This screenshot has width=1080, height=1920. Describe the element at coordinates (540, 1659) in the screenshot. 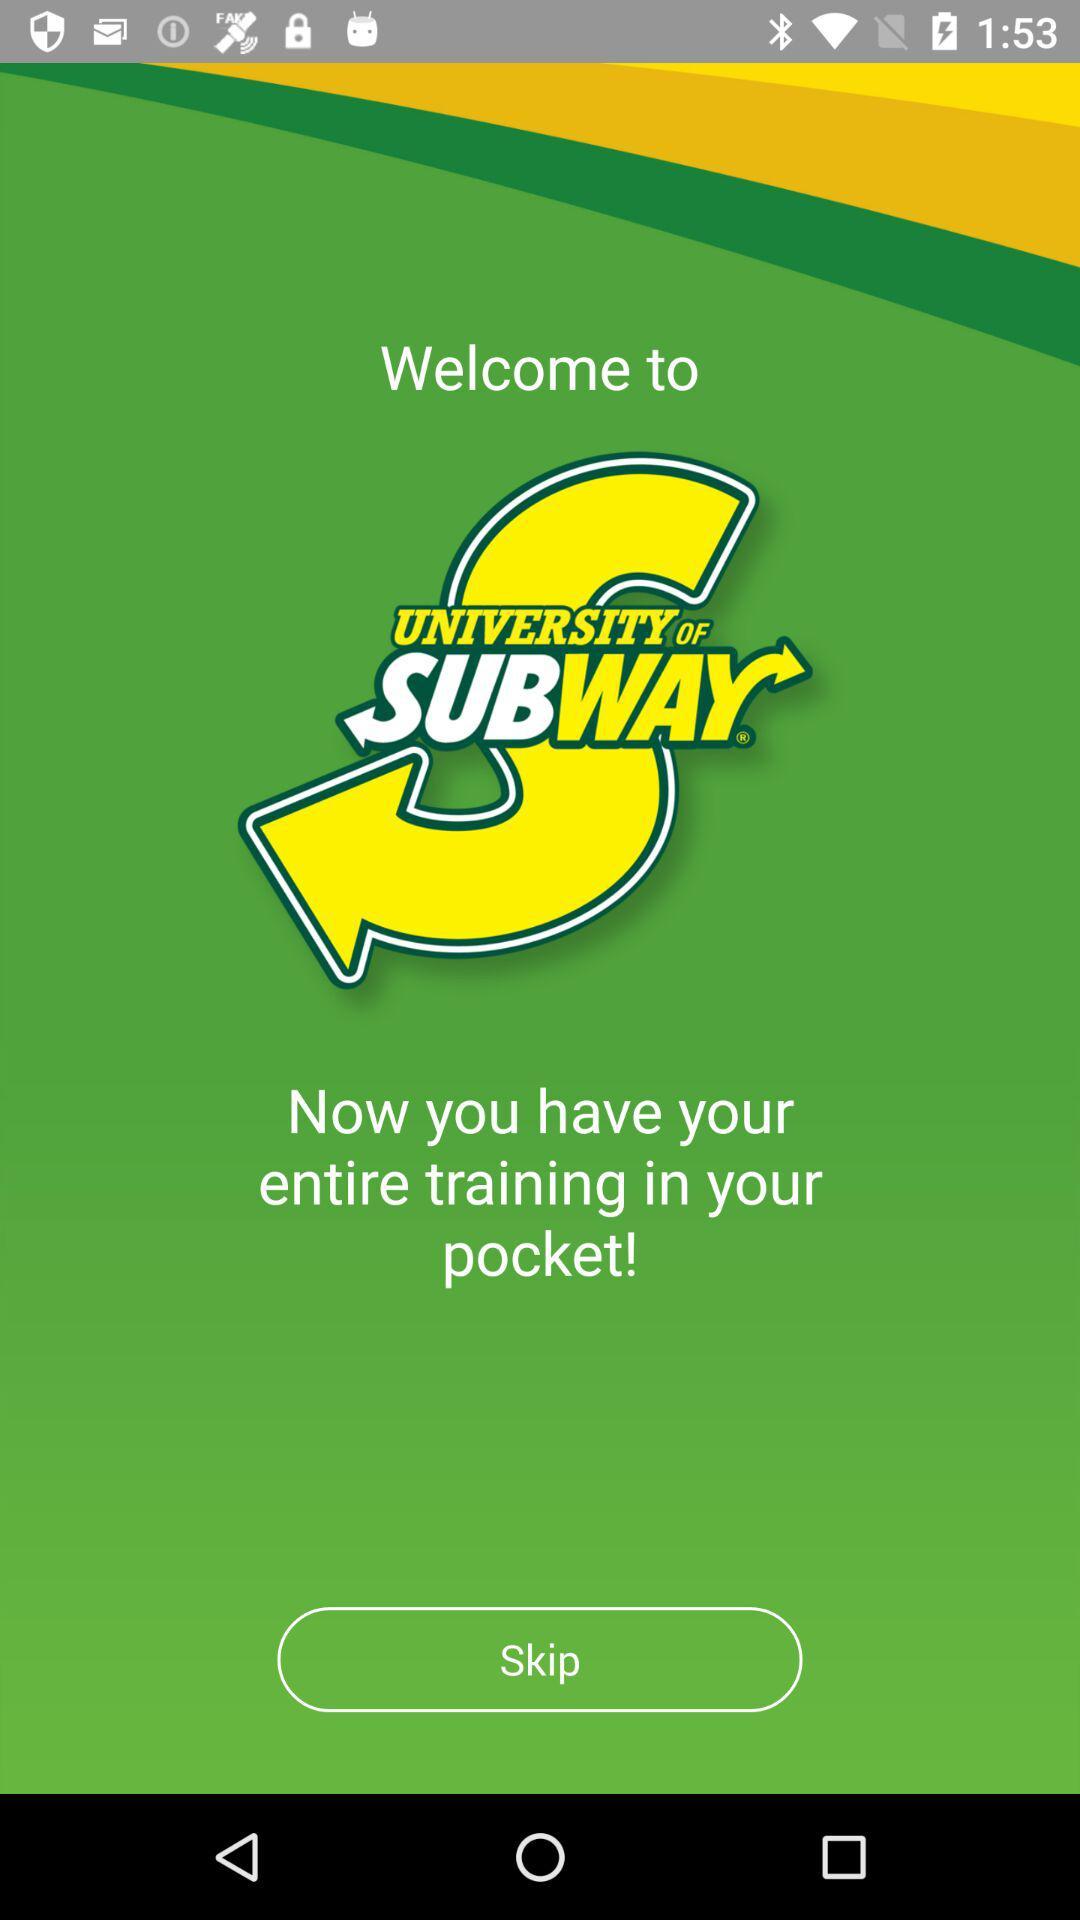

I see `skip button` at that location.